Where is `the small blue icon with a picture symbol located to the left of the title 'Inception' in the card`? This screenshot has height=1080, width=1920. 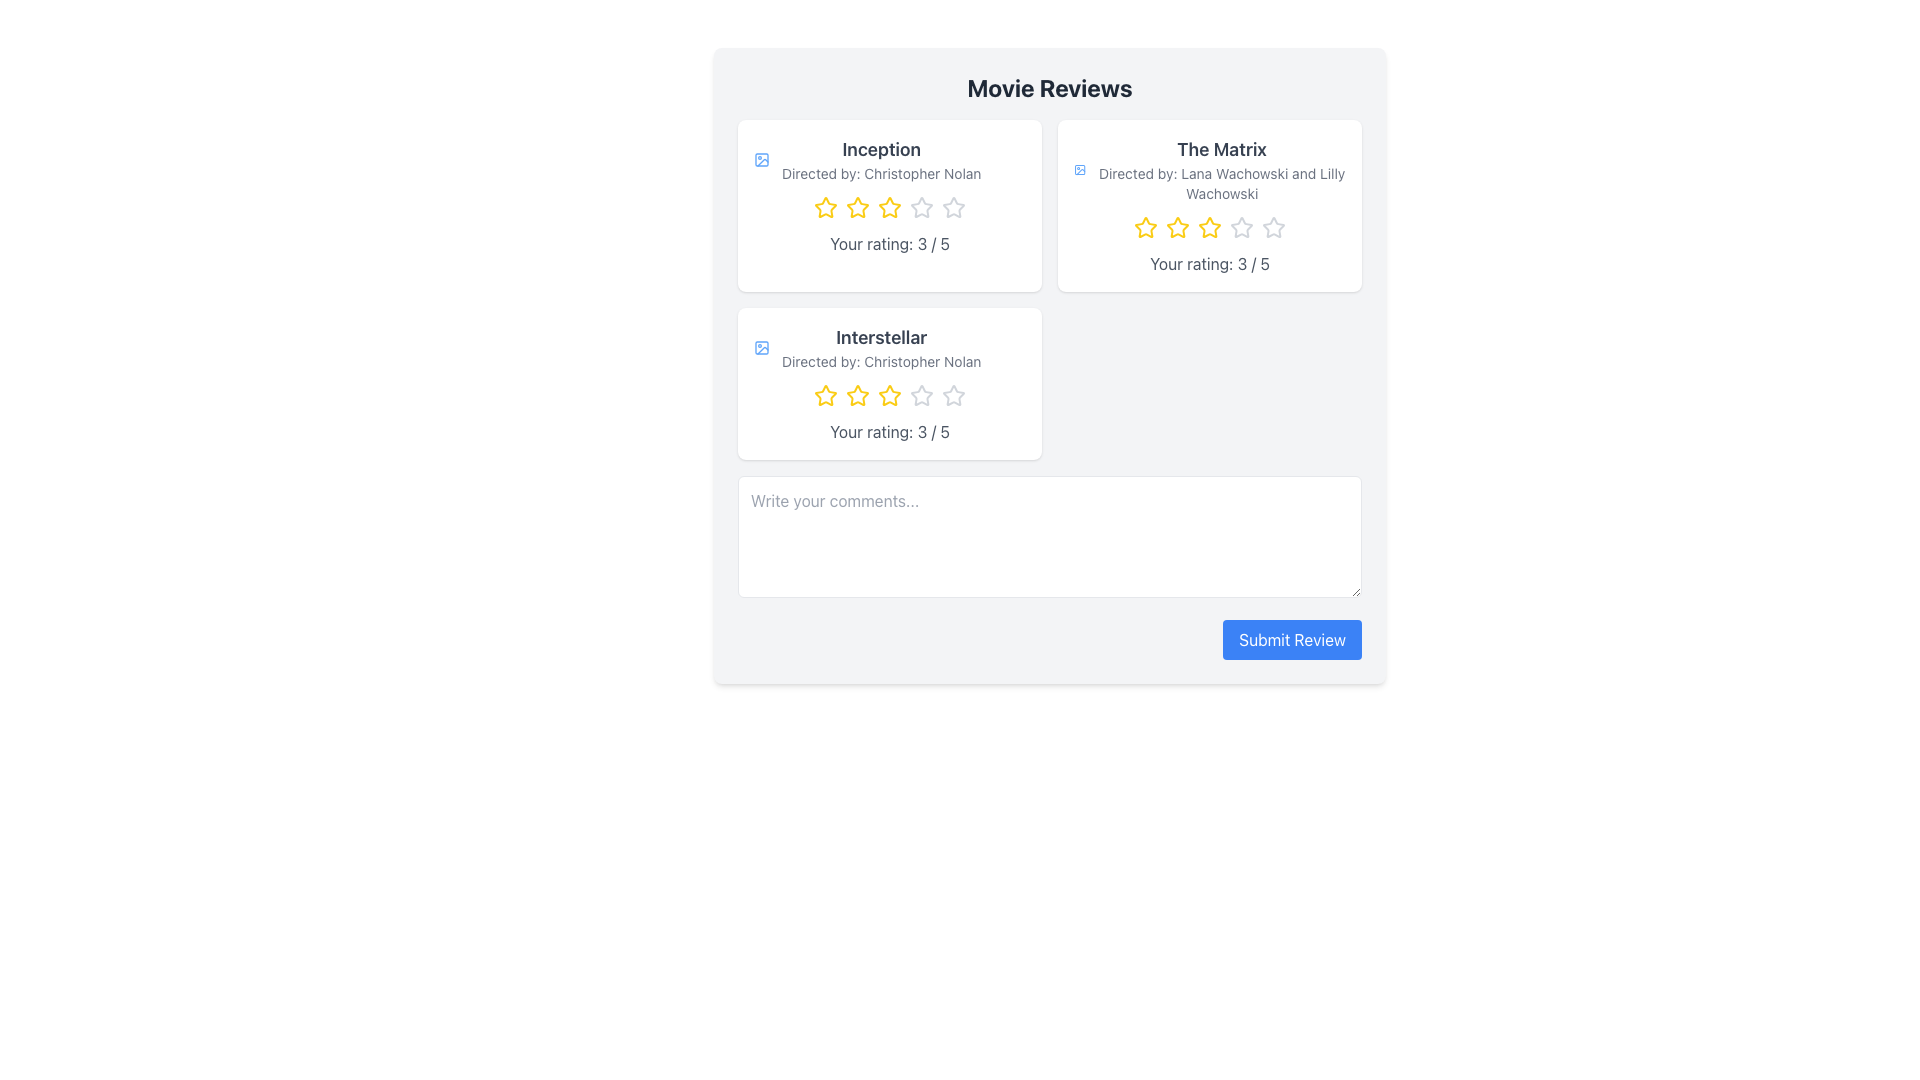
the small blue icon with a picture symbol located to the left of the title 'Inception' in the card is located at coordinates (761, 158).